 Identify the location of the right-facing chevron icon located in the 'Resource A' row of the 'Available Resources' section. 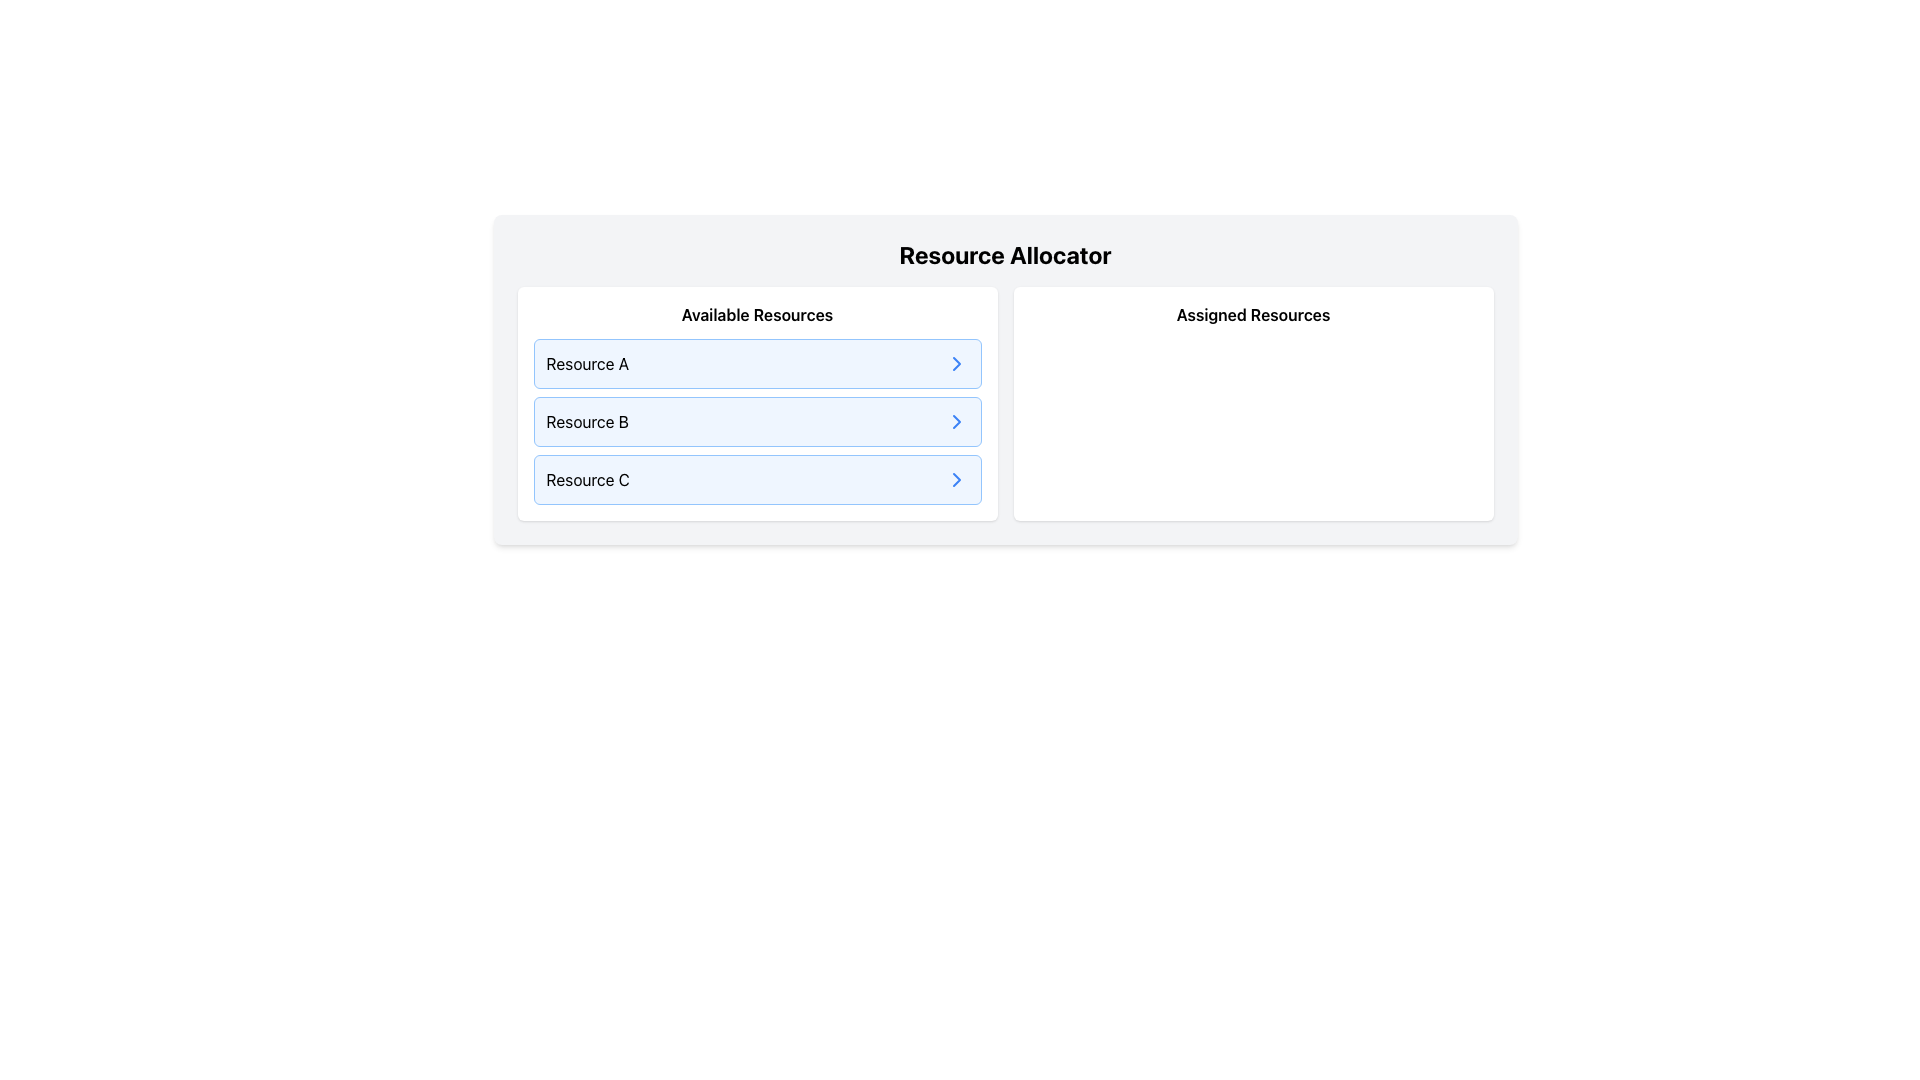
(955, 363).